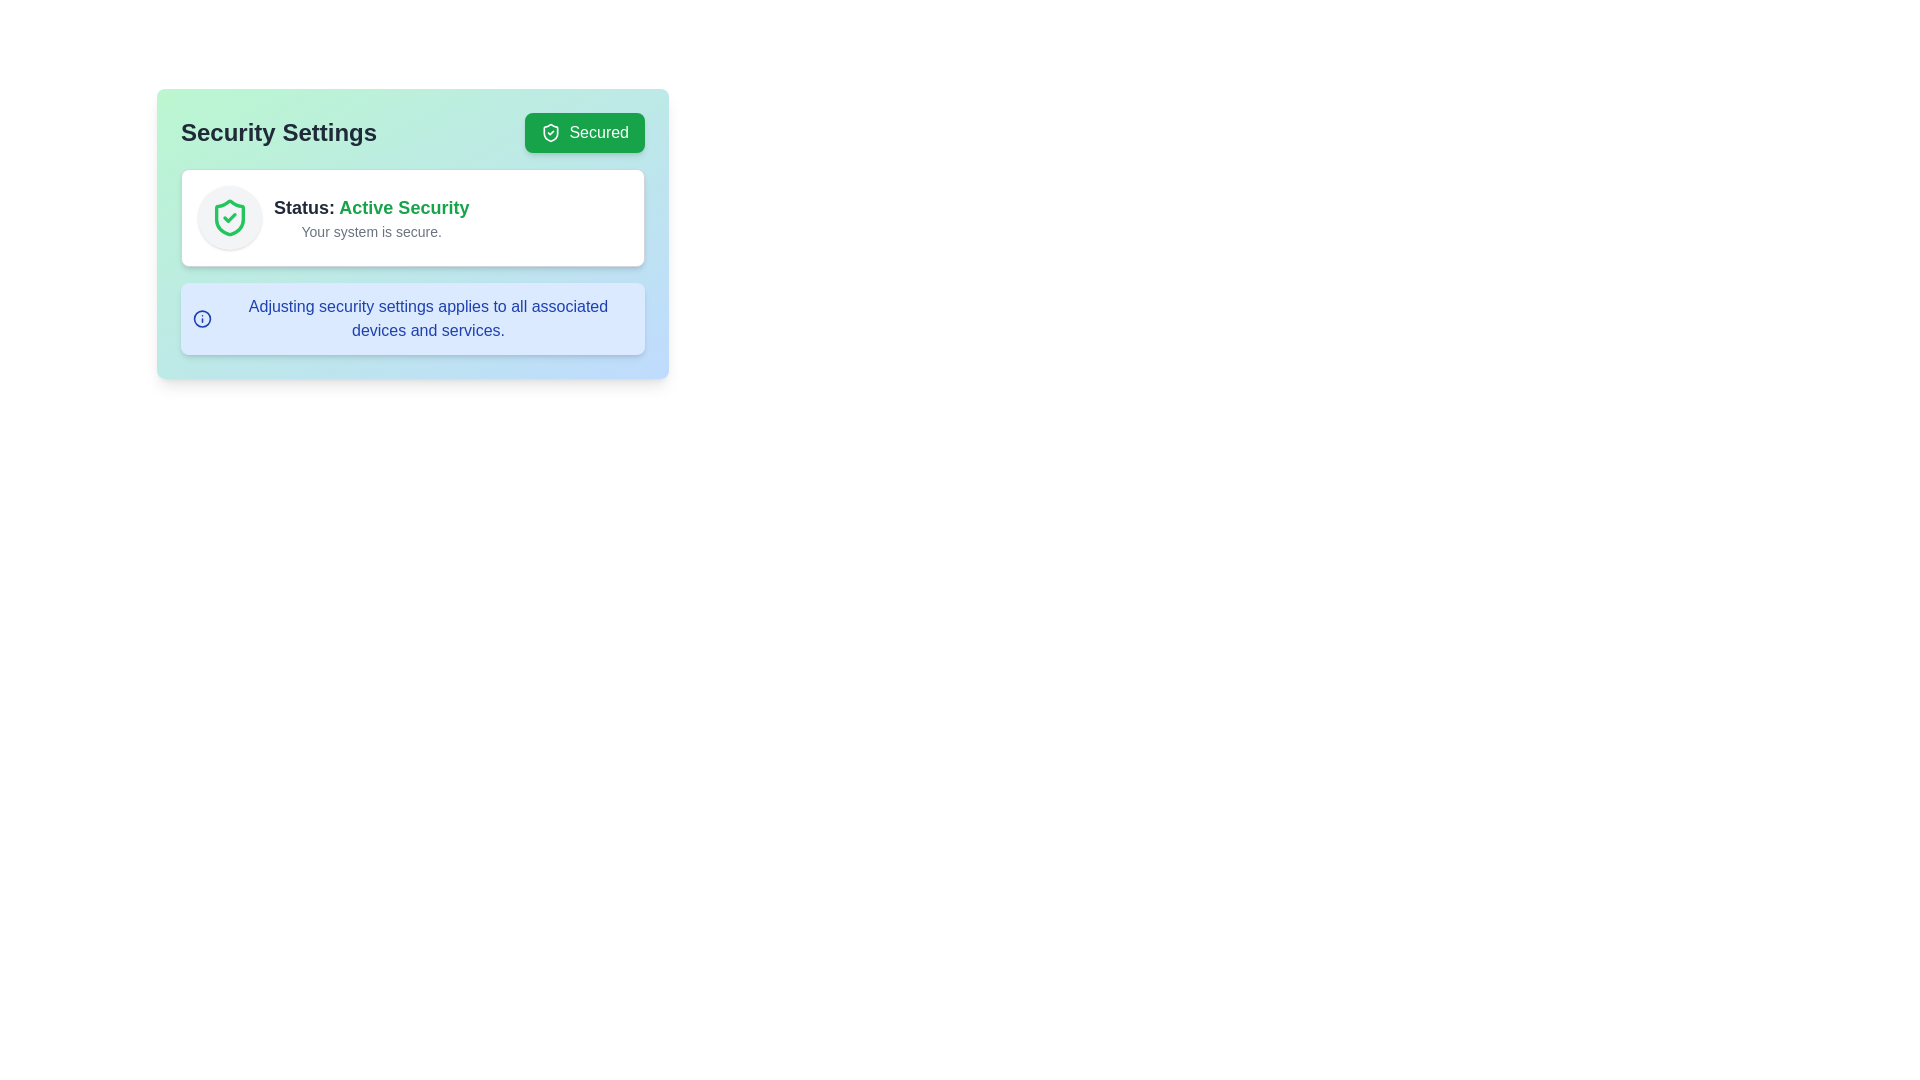  I want to click on the static text label that communicates the current secure state of the system, located below 'Status: Active Security' and aligned under the green status message 'Active Security', so click(371, 230).